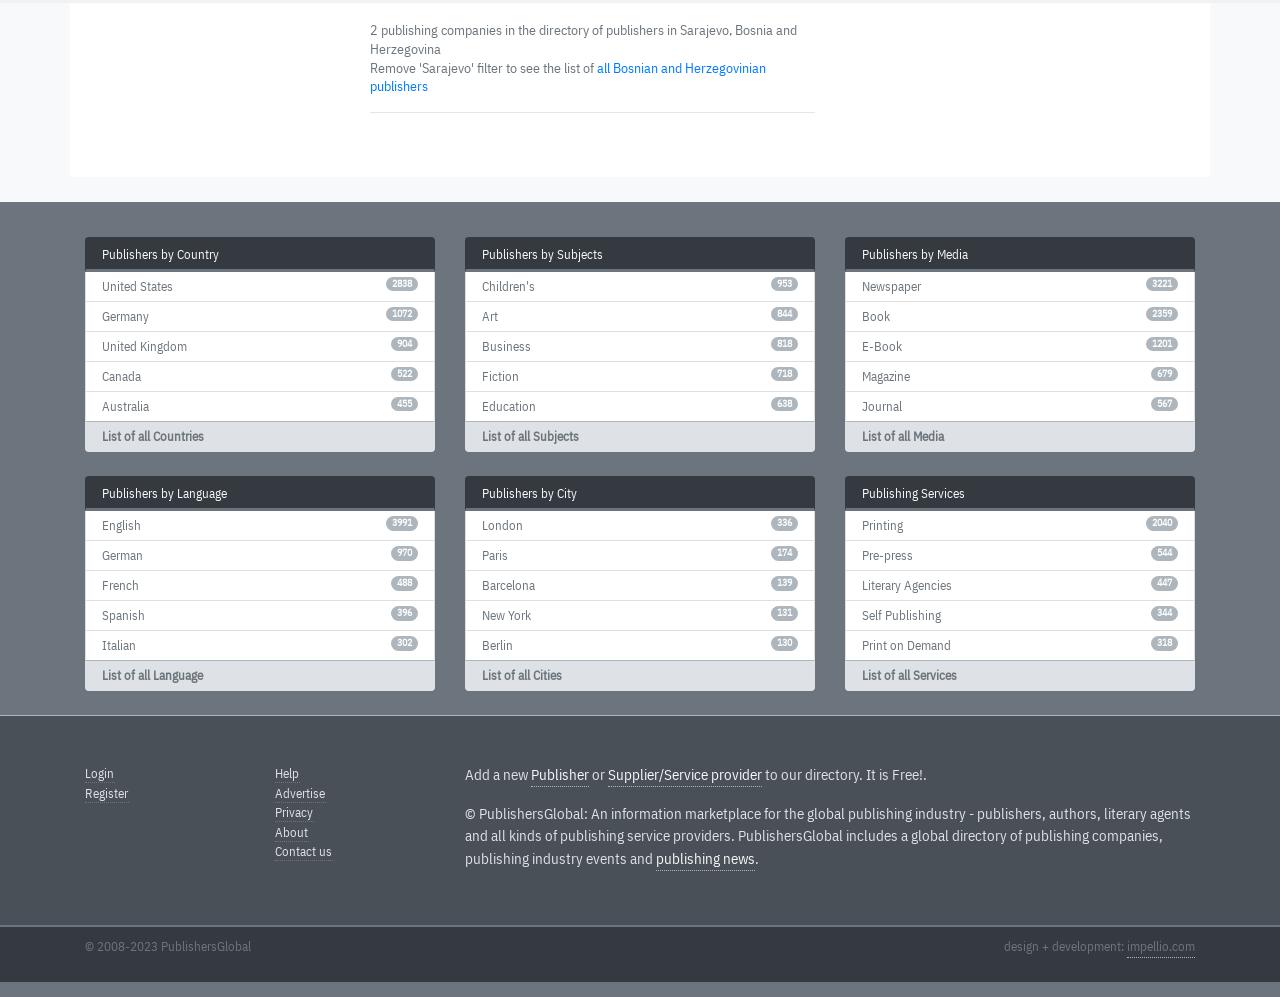  Describe the element at coordinates (151, 675) in the screenshot. I see `'List of all Language'` at that location.